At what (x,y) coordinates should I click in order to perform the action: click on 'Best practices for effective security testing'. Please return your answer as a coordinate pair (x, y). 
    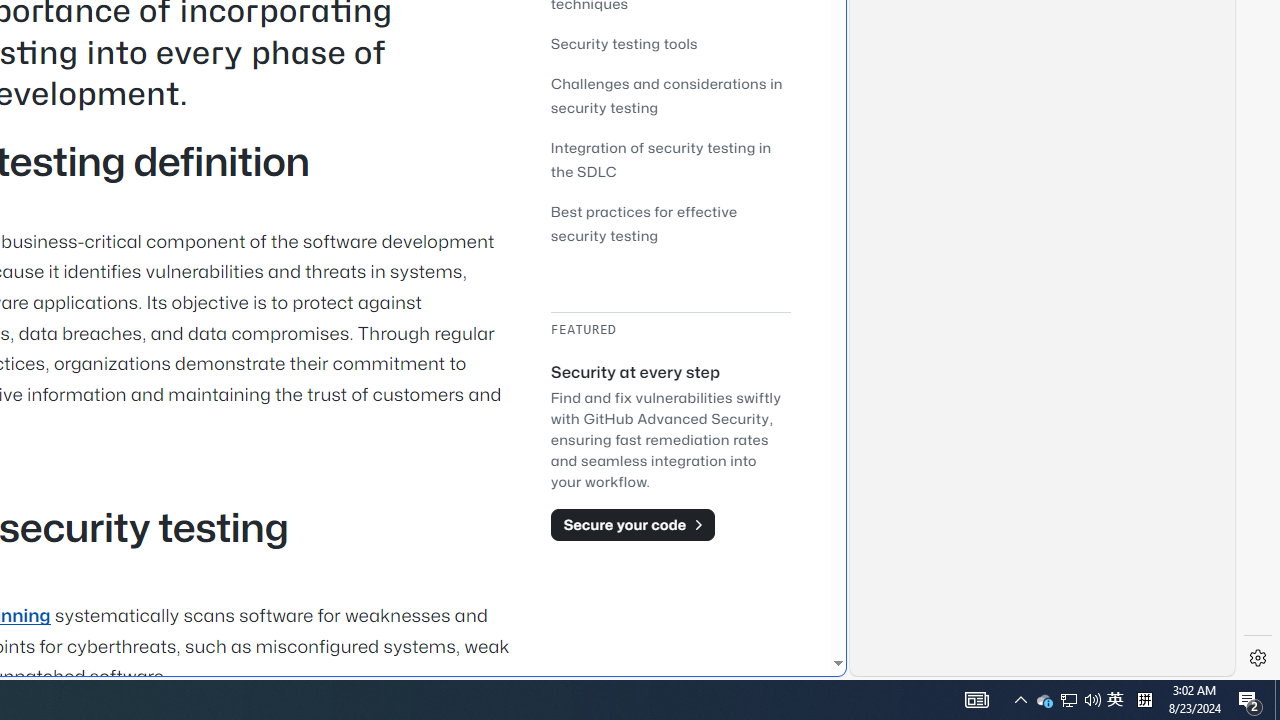
    Looking at the image, I should click on (644, 223).